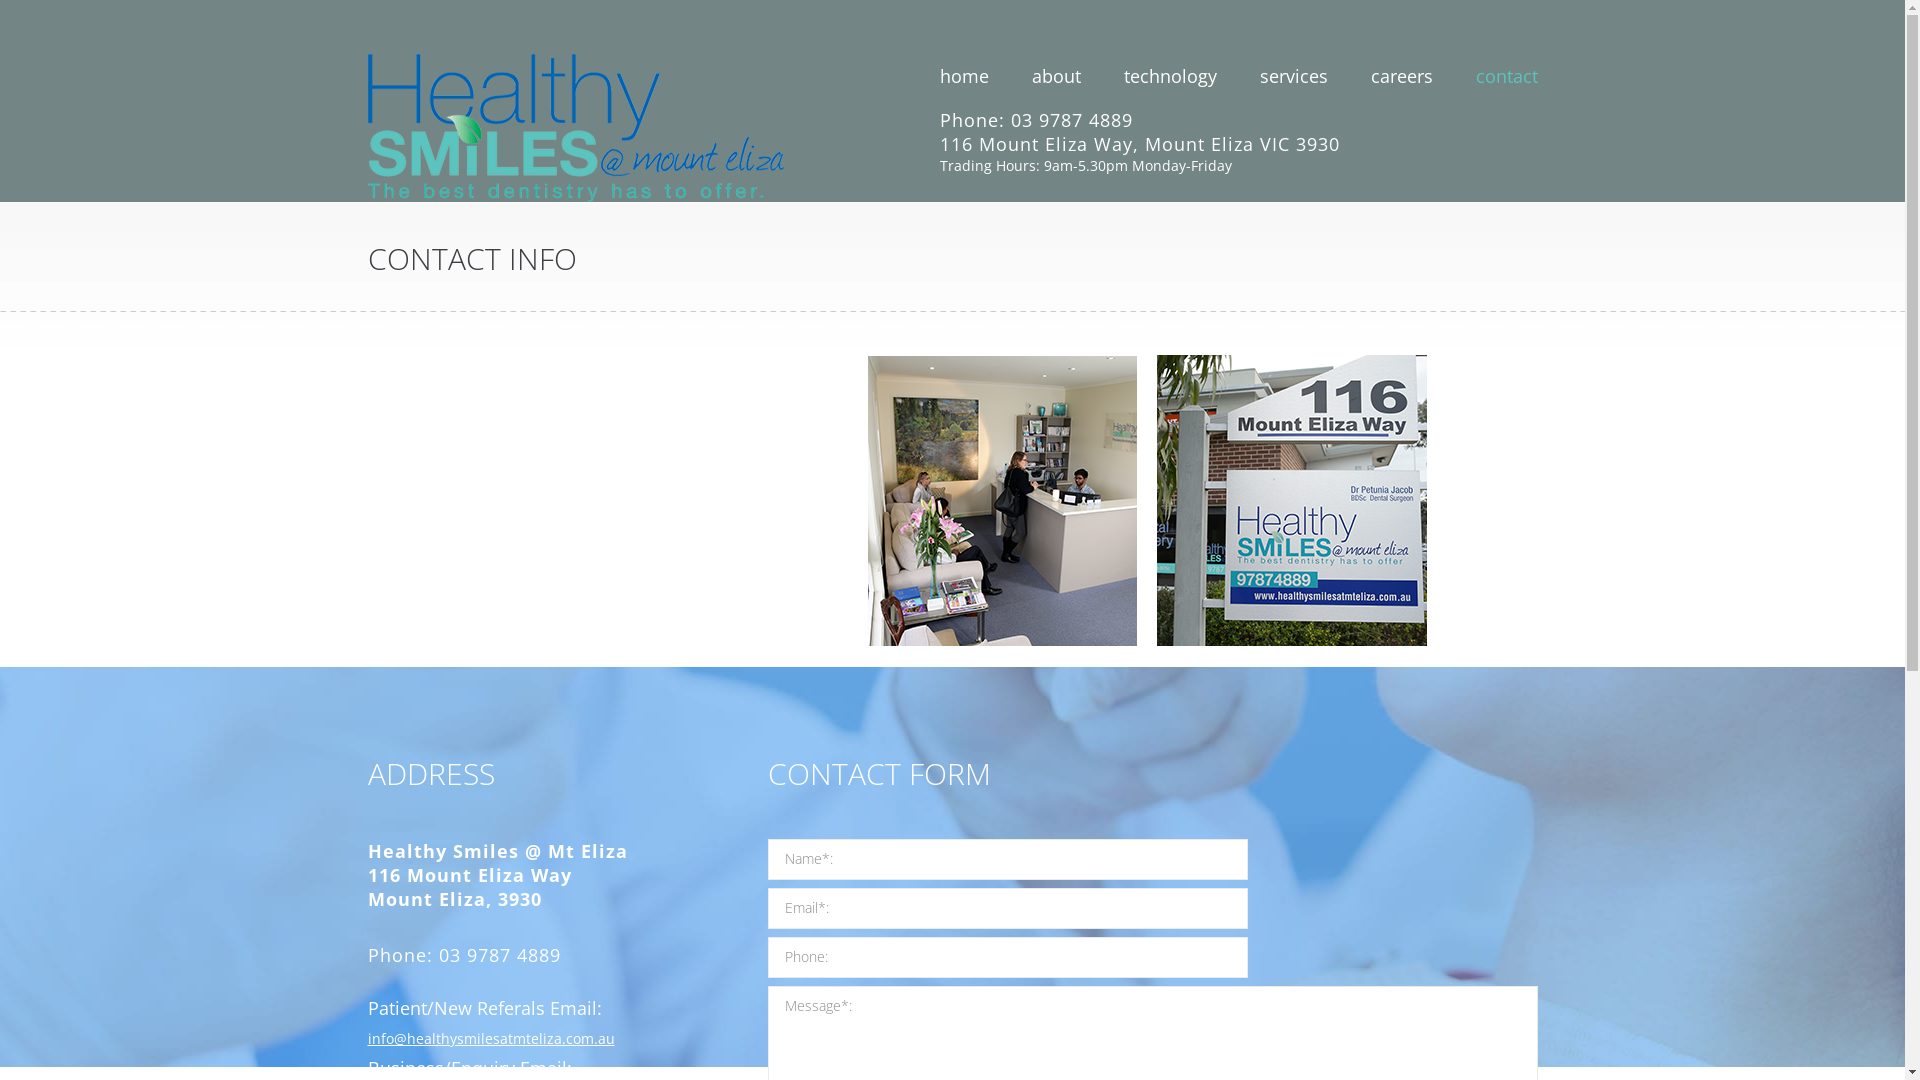  Describe the element at coordinates (1036, 119) in the screenshot. I see `'Phone: 03 9787 4889'` at that location.